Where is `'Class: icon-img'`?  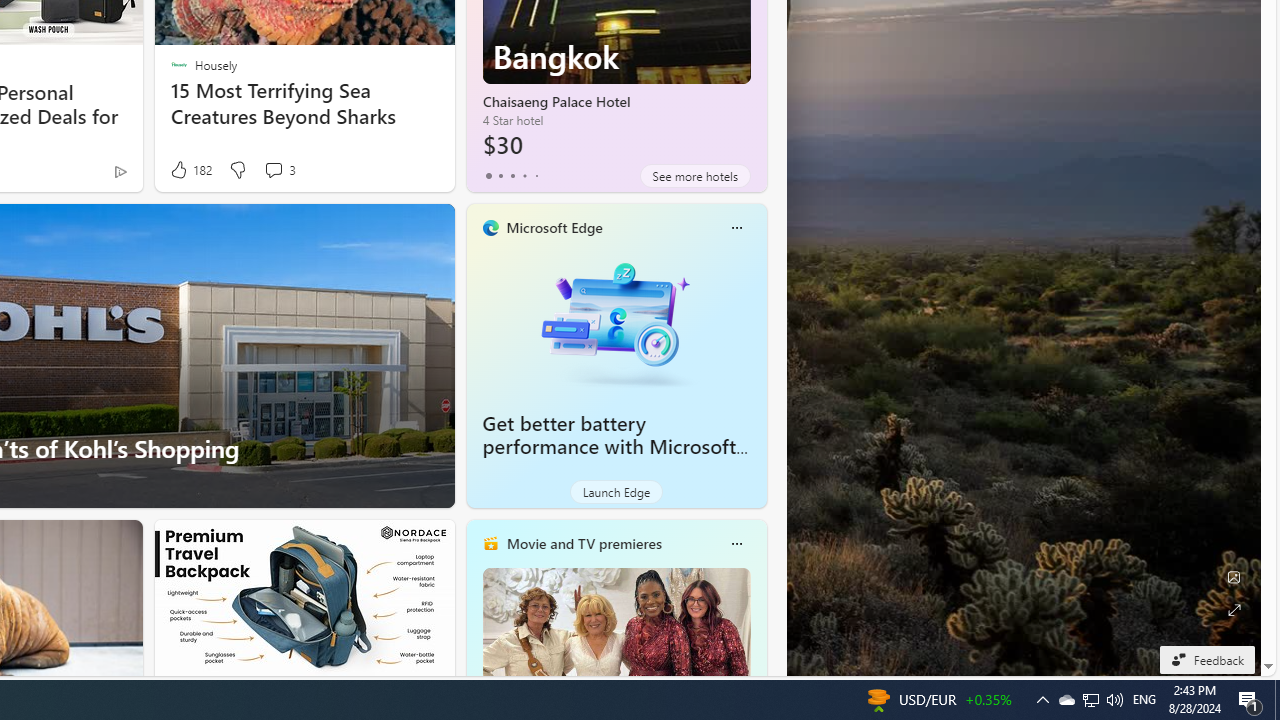
'Class: icon-img' is located at coordinates (735, 543).